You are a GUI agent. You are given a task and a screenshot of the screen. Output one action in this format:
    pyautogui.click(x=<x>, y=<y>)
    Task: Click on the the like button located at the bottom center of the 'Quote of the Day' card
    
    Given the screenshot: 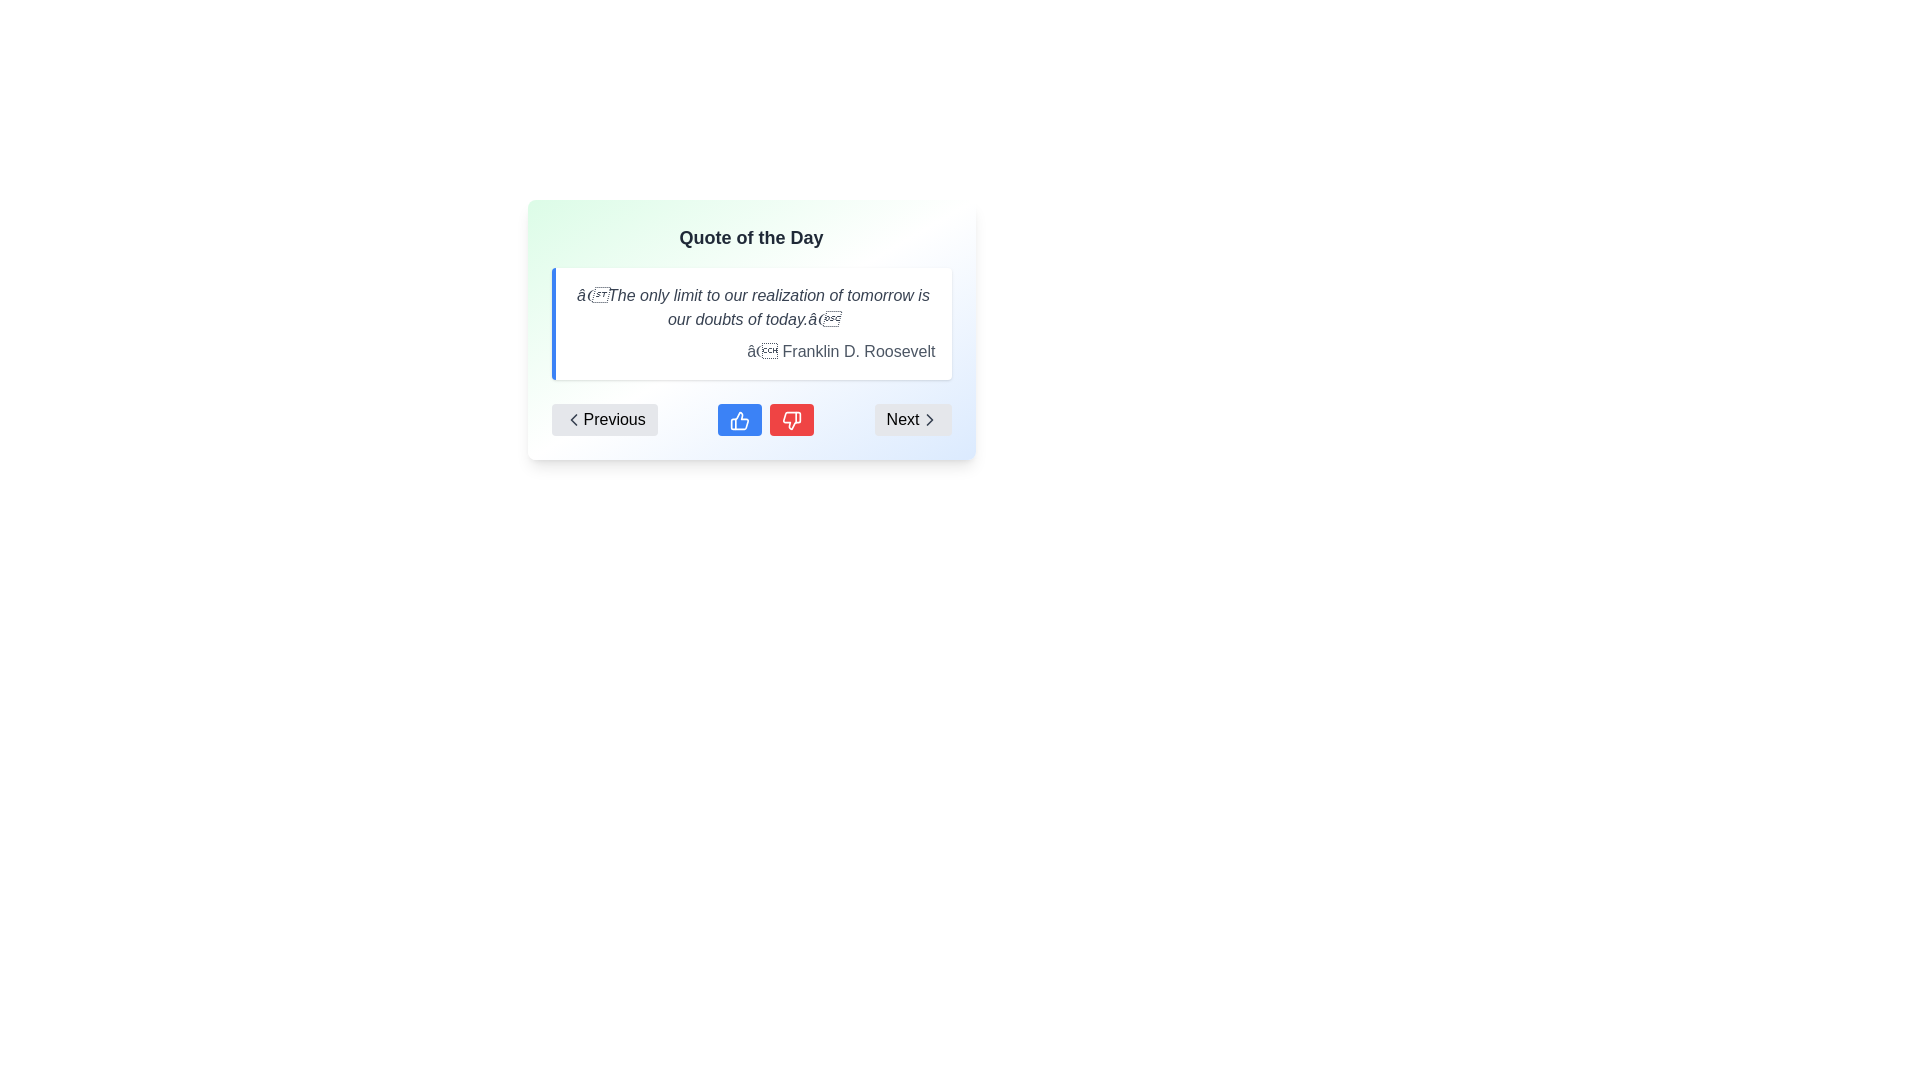 What is the action you would take?
    pyautogui.click(x=750, y=419)
    